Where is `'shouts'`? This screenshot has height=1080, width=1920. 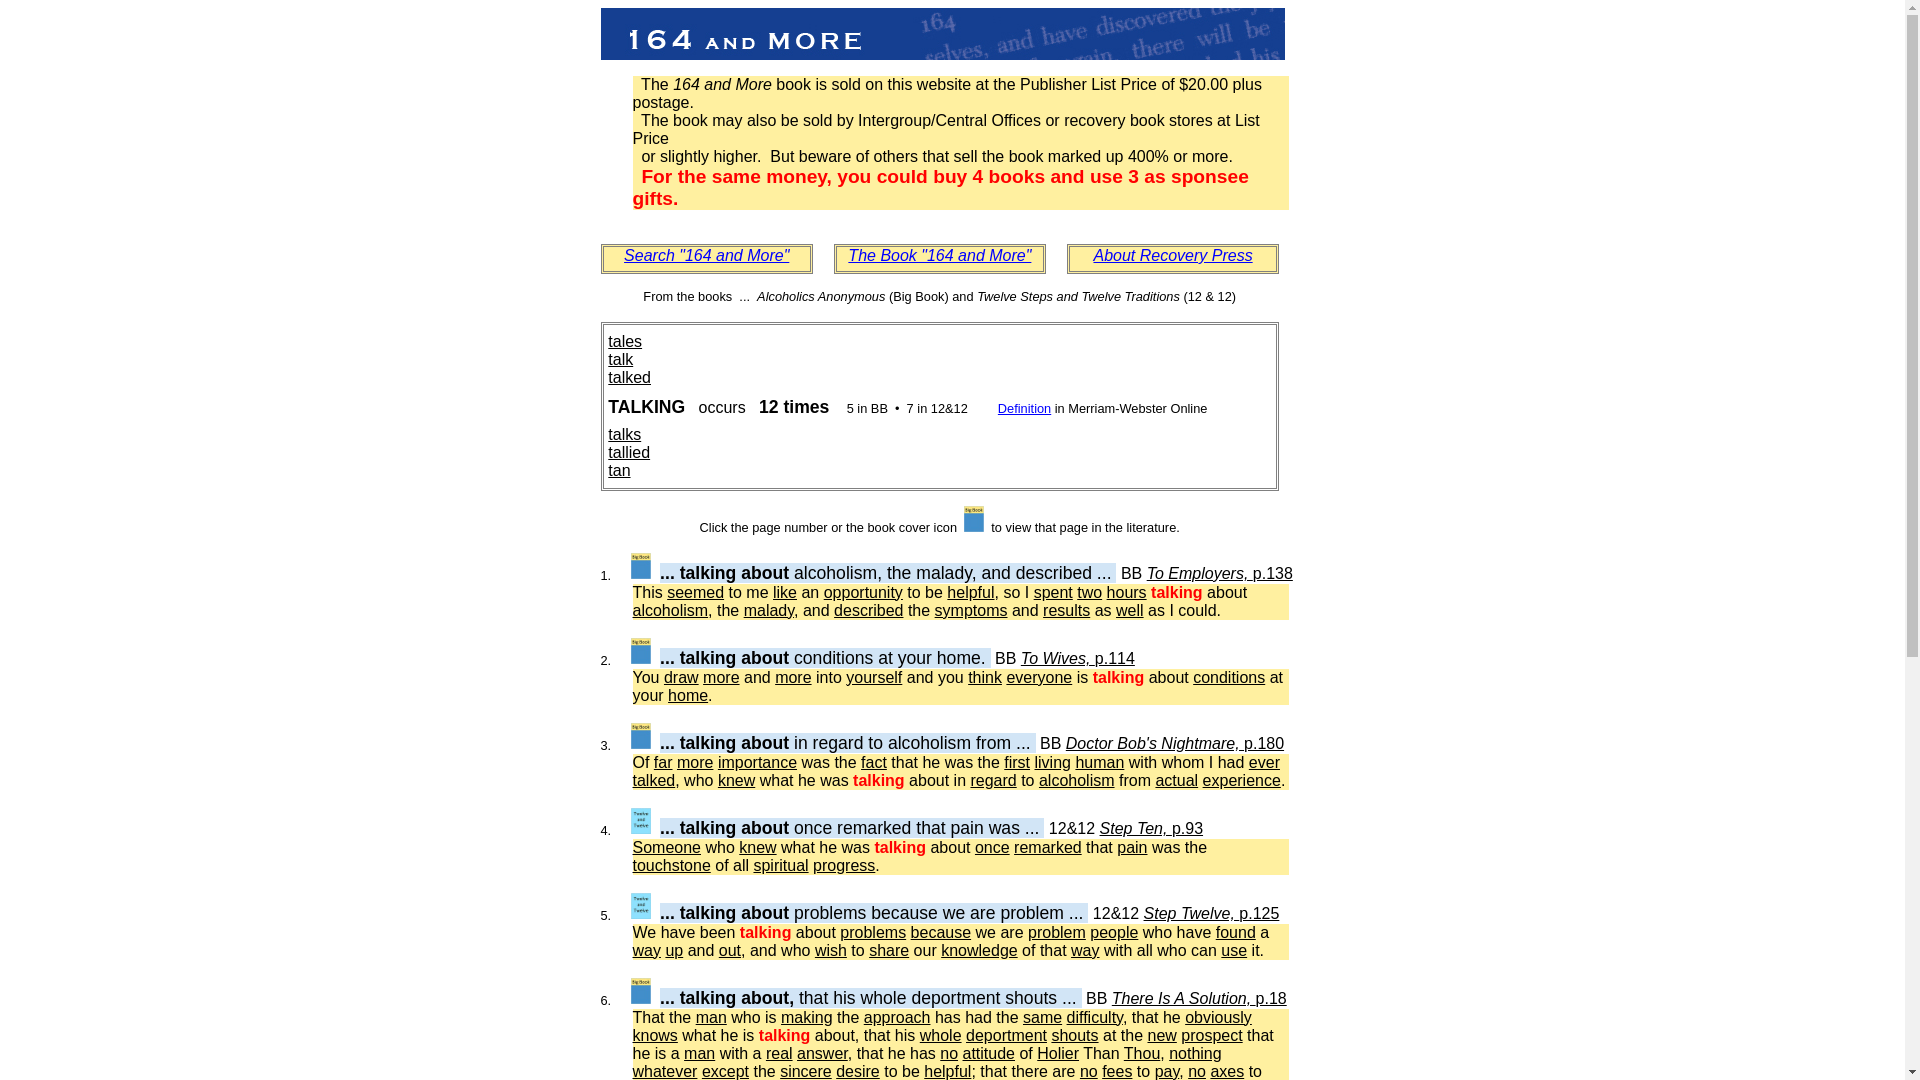
'shouts' is located at coordinates (1073, 1035).